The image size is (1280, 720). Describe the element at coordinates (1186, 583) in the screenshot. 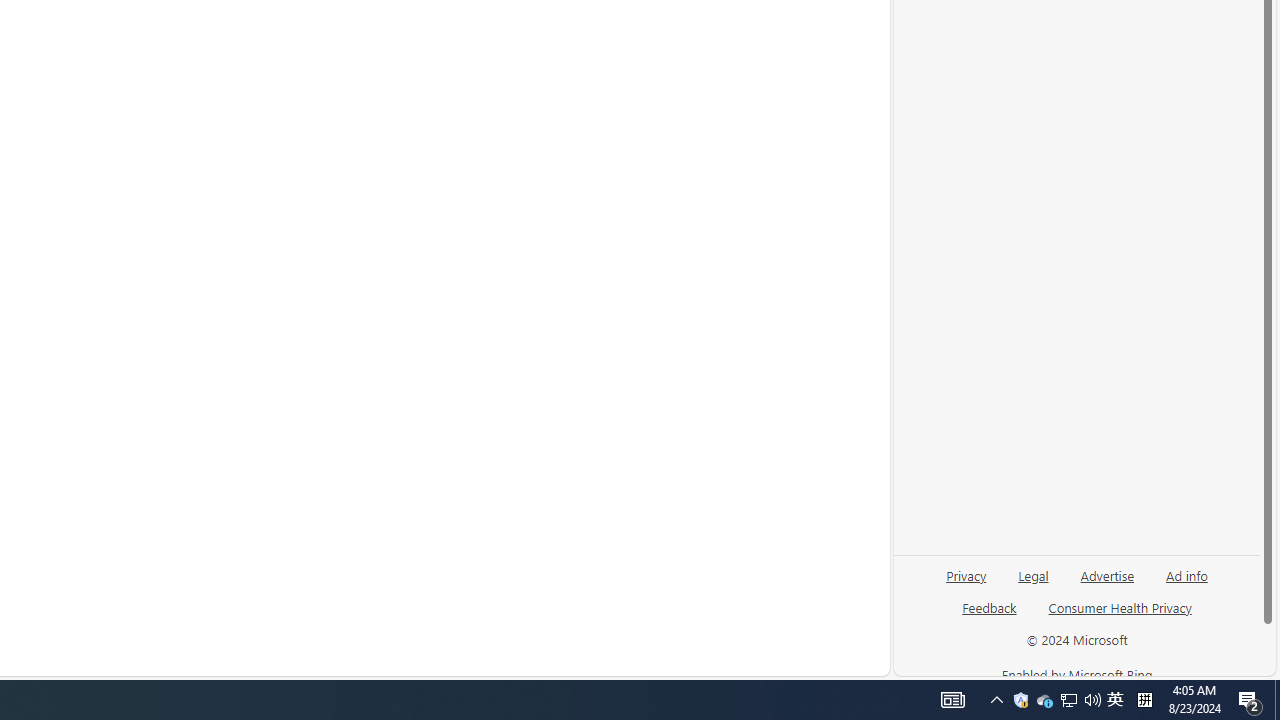

I see `'Ad info'` at that location.